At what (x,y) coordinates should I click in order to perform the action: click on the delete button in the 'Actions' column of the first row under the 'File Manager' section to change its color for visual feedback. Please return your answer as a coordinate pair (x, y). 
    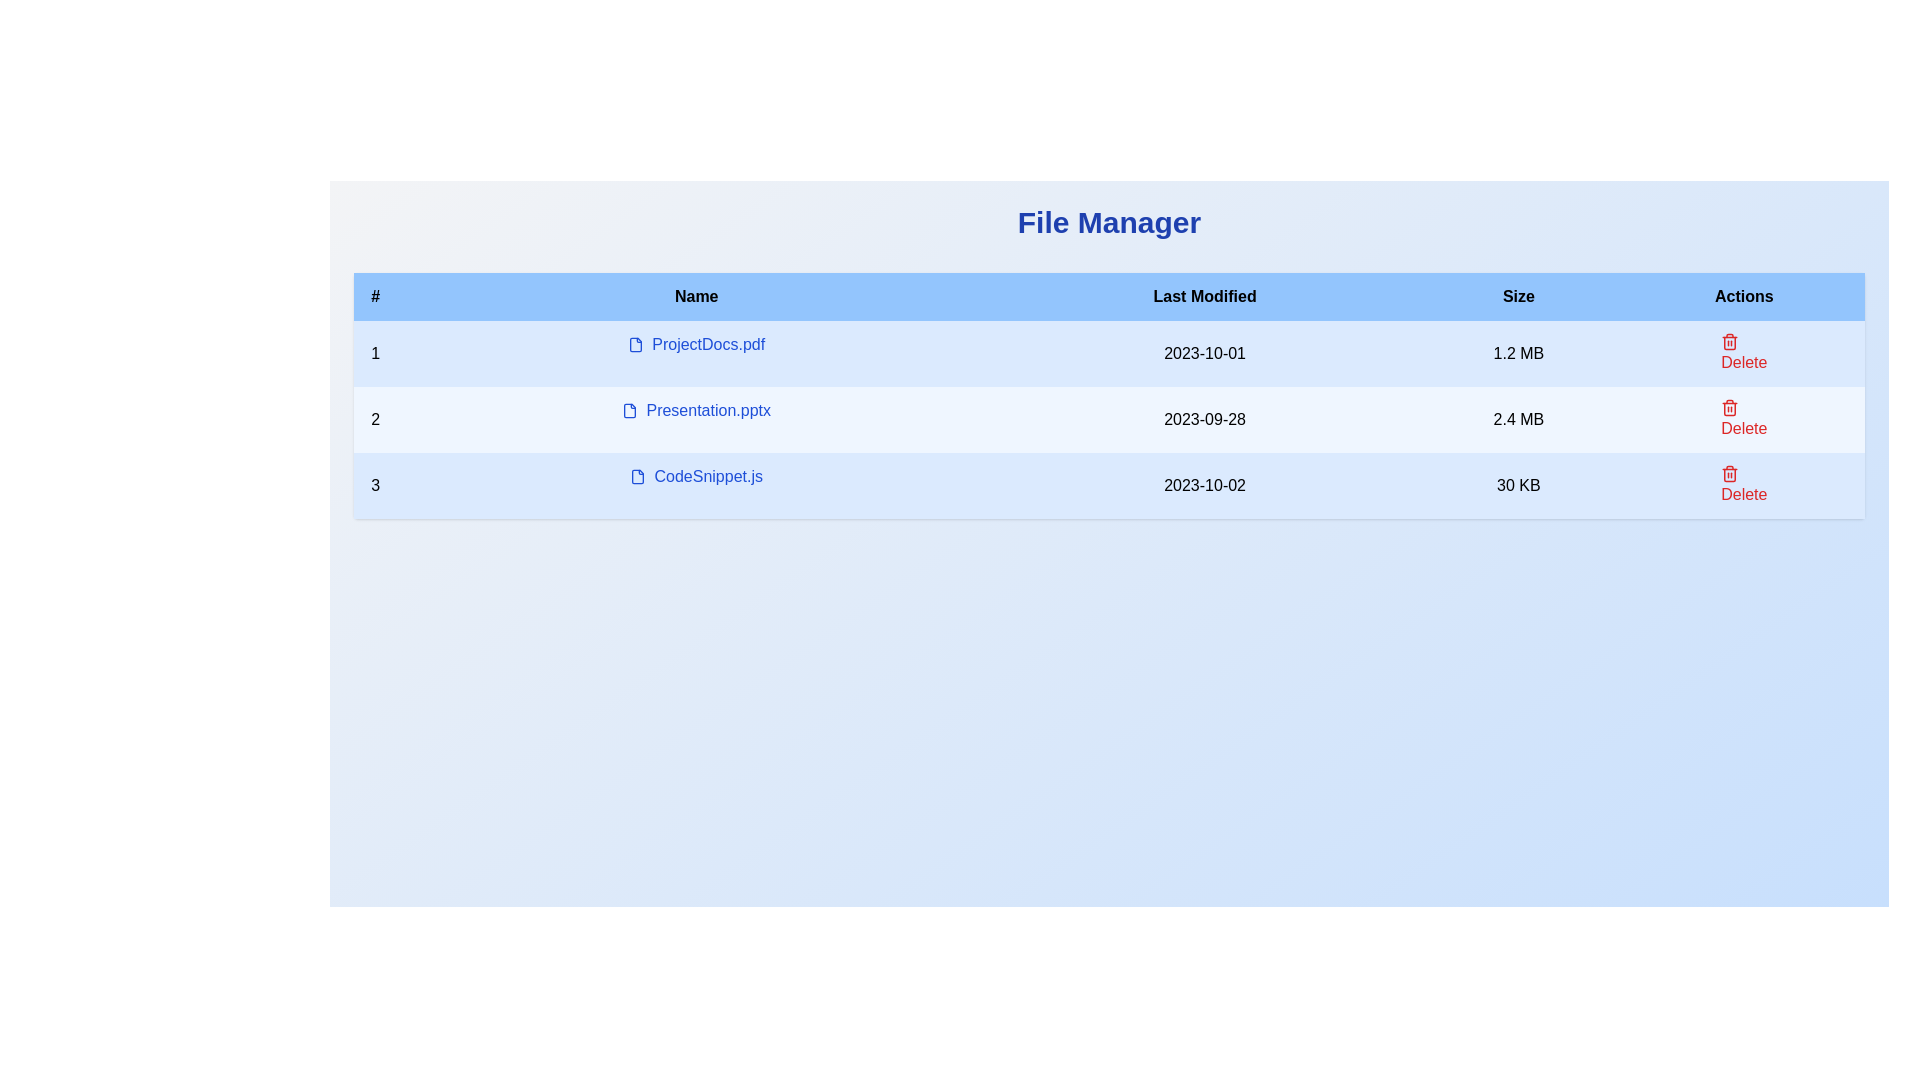
    Looking at the image, I should click on (1743, 353).